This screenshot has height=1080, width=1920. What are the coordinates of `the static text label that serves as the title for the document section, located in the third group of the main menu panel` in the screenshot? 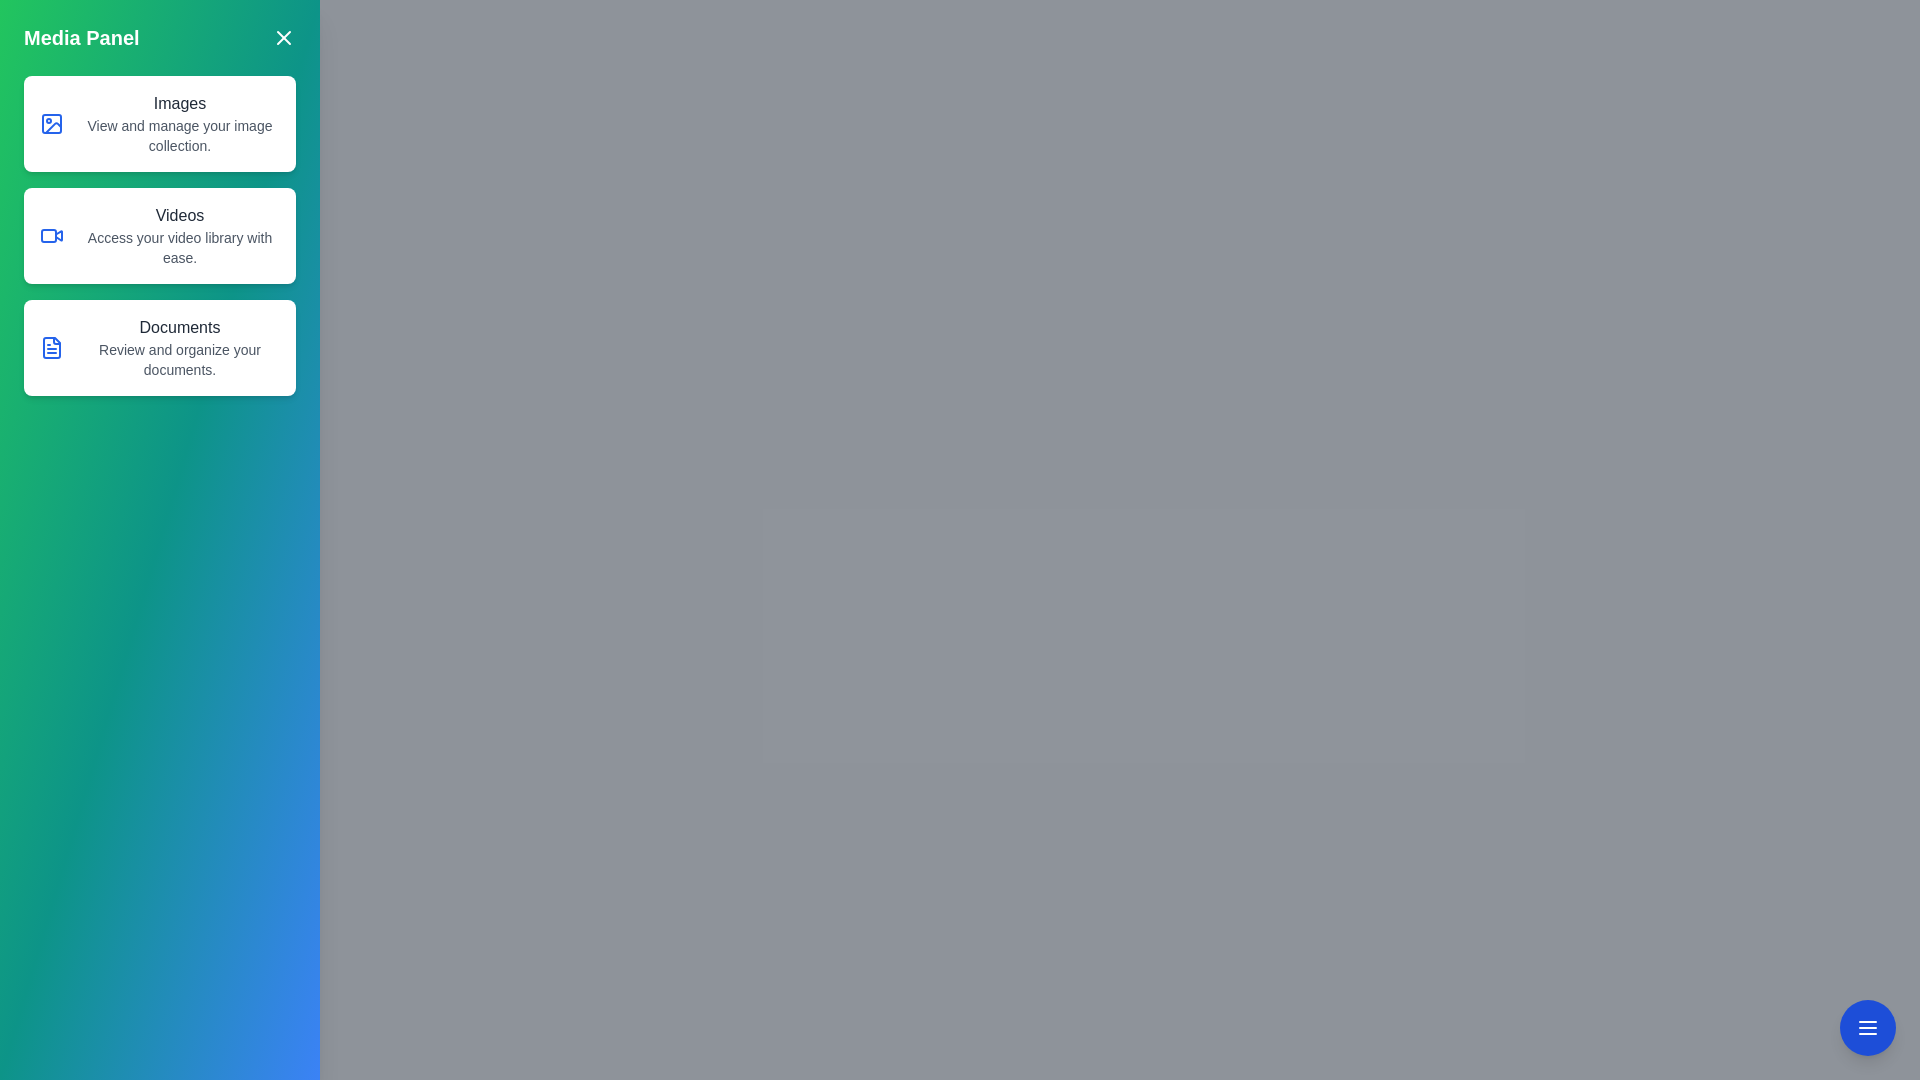 It's located at (180, 326).